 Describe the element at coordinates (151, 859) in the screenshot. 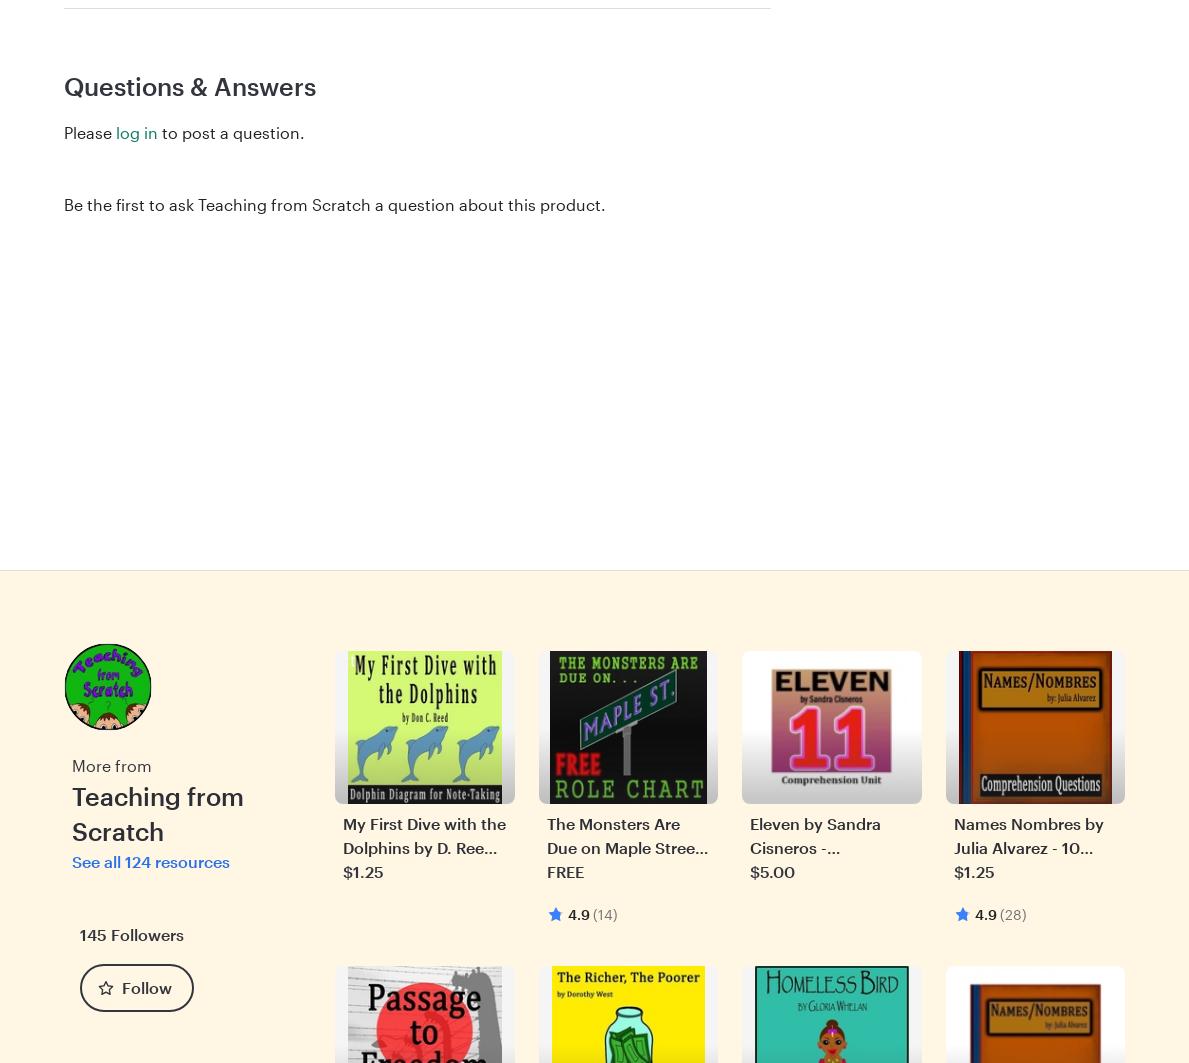

I see `'See all 124 resources'` at that location.